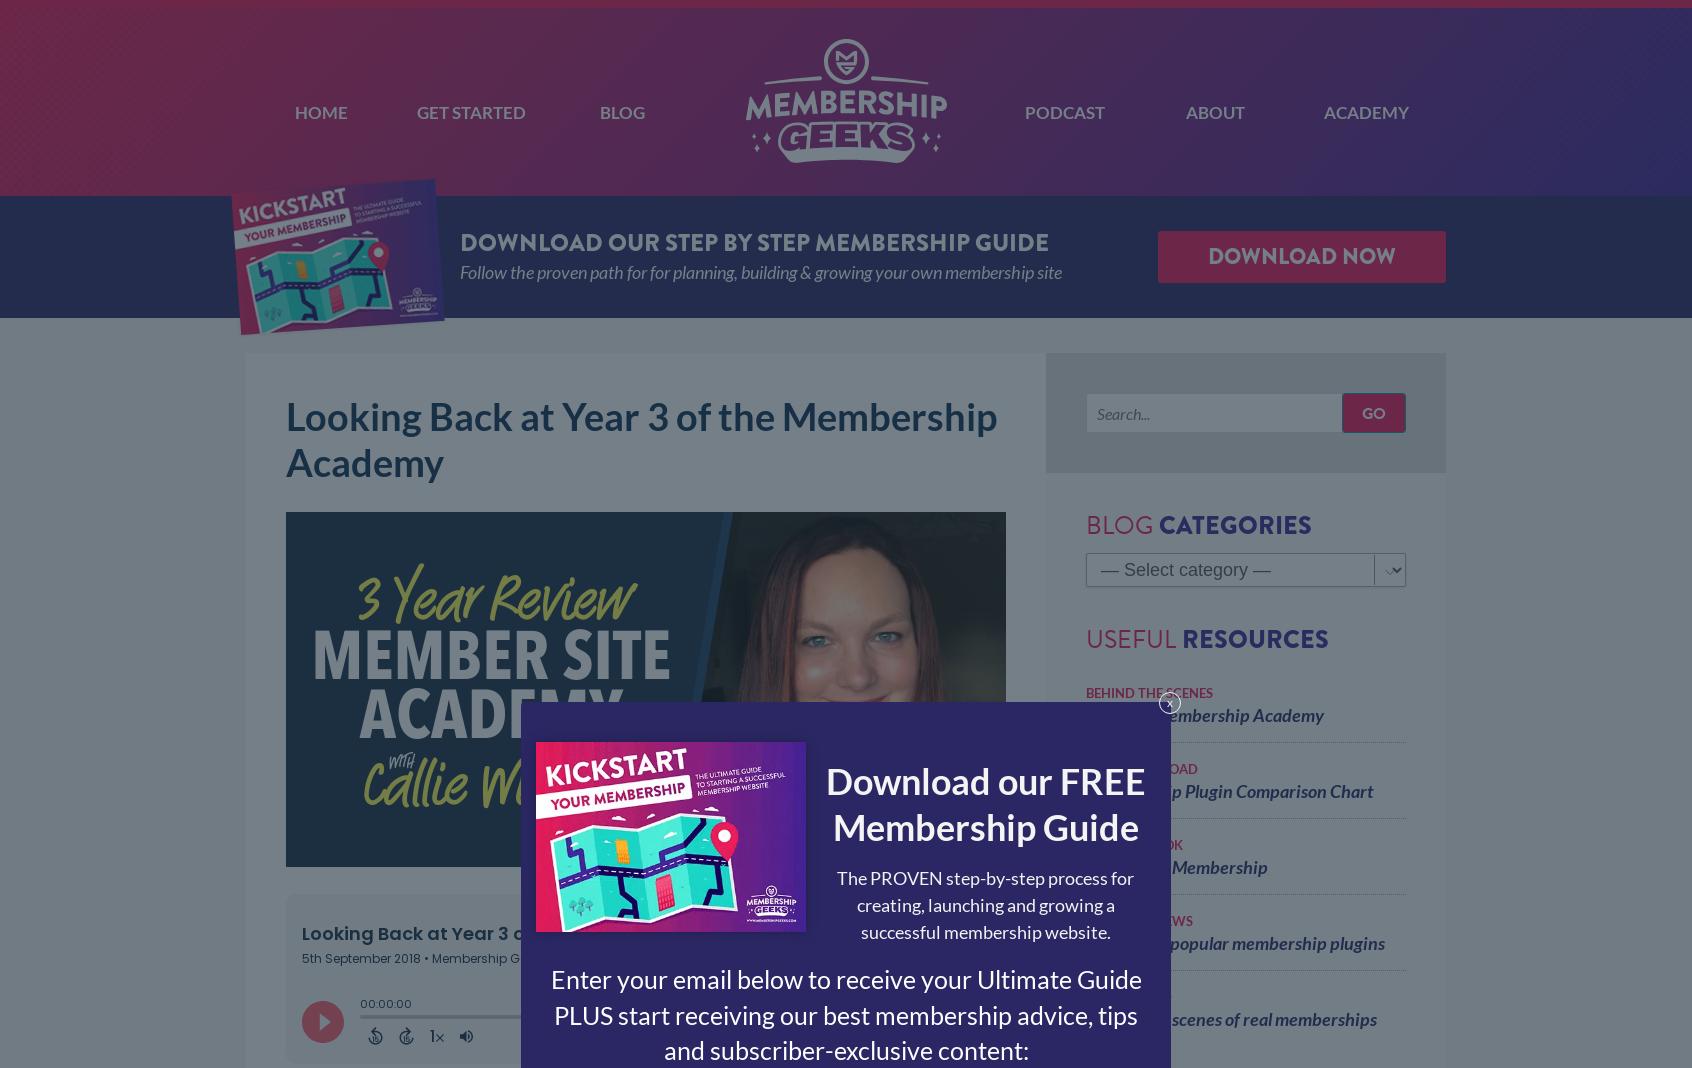 The image size is (1692, 1068). I want to click on 'Looking Back at Year 3 of the Membership Academy', so click(641, 438).